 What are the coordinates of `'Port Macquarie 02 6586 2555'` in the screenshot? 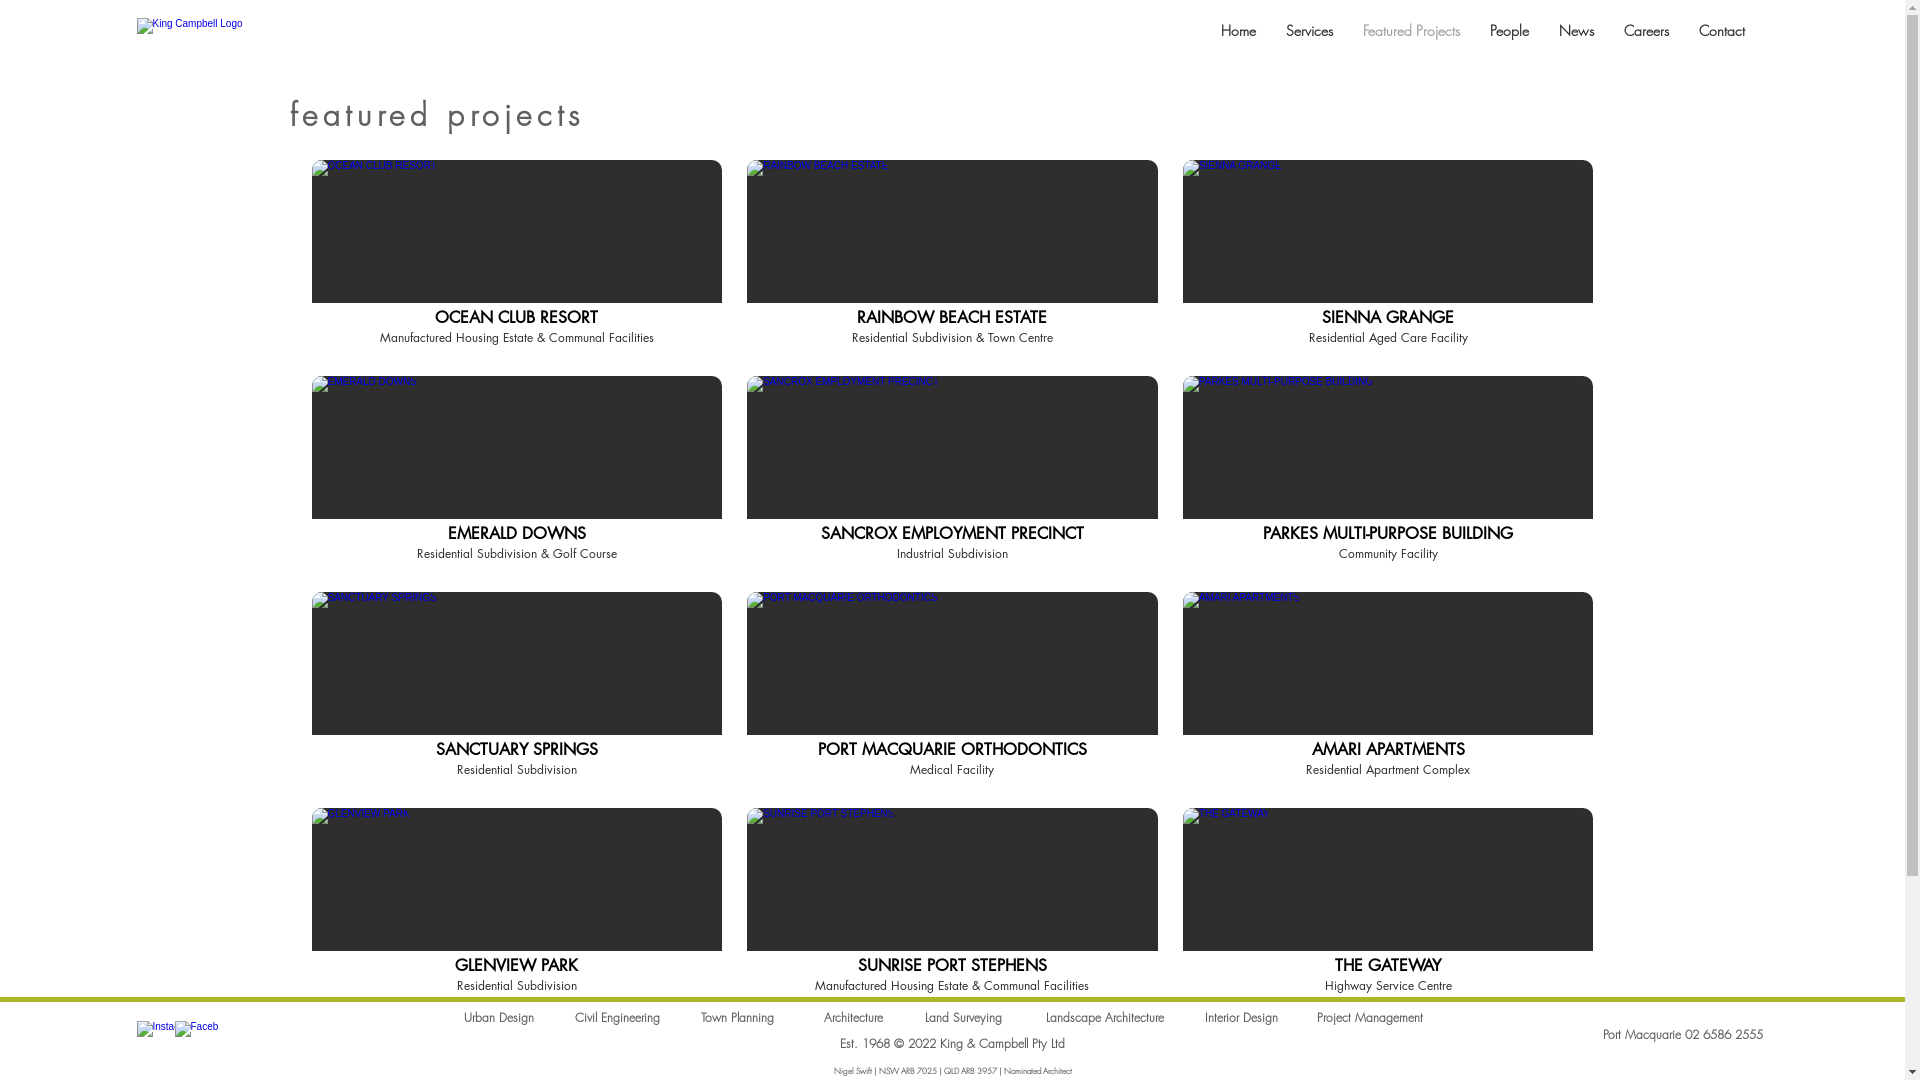 It's located at (1602, 1034).